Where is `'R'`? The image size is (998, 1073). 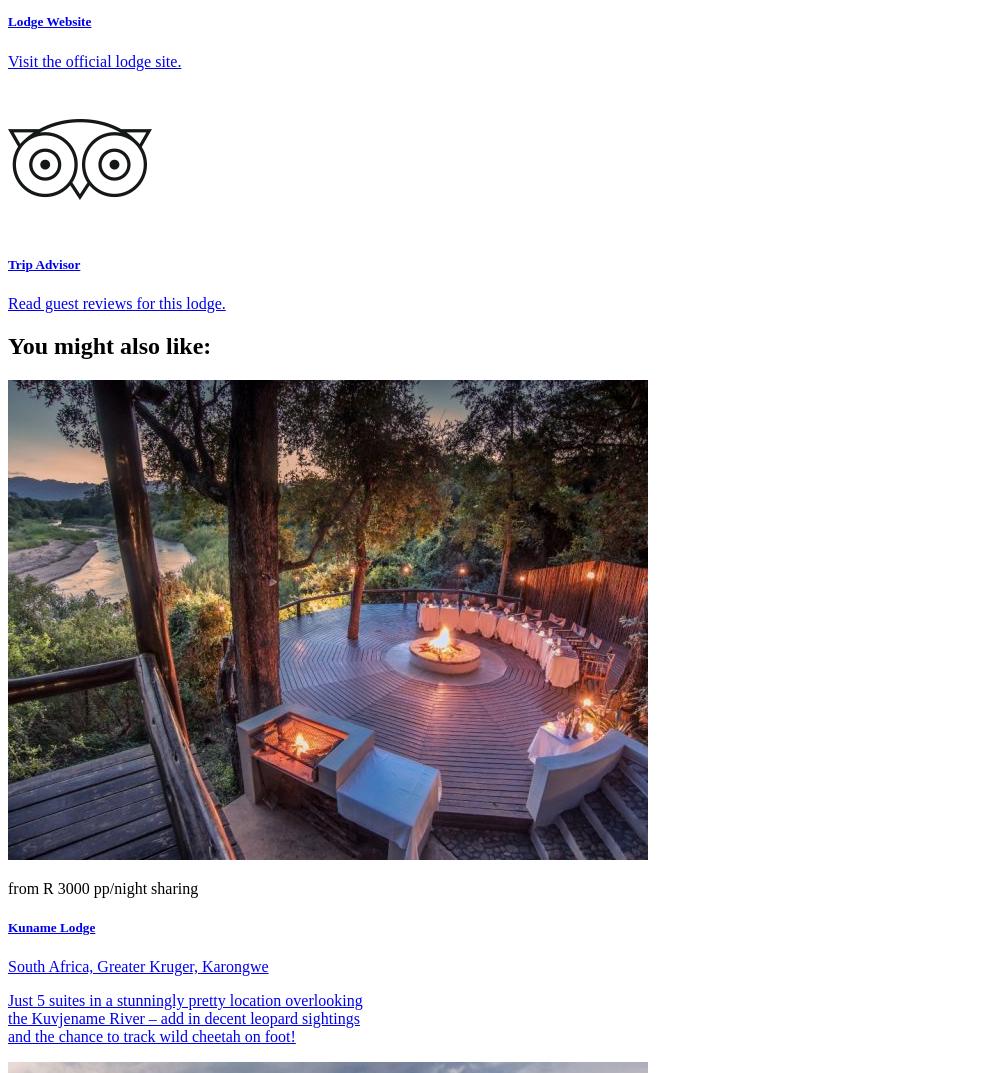 'R' is located at coordinates (43, 886).